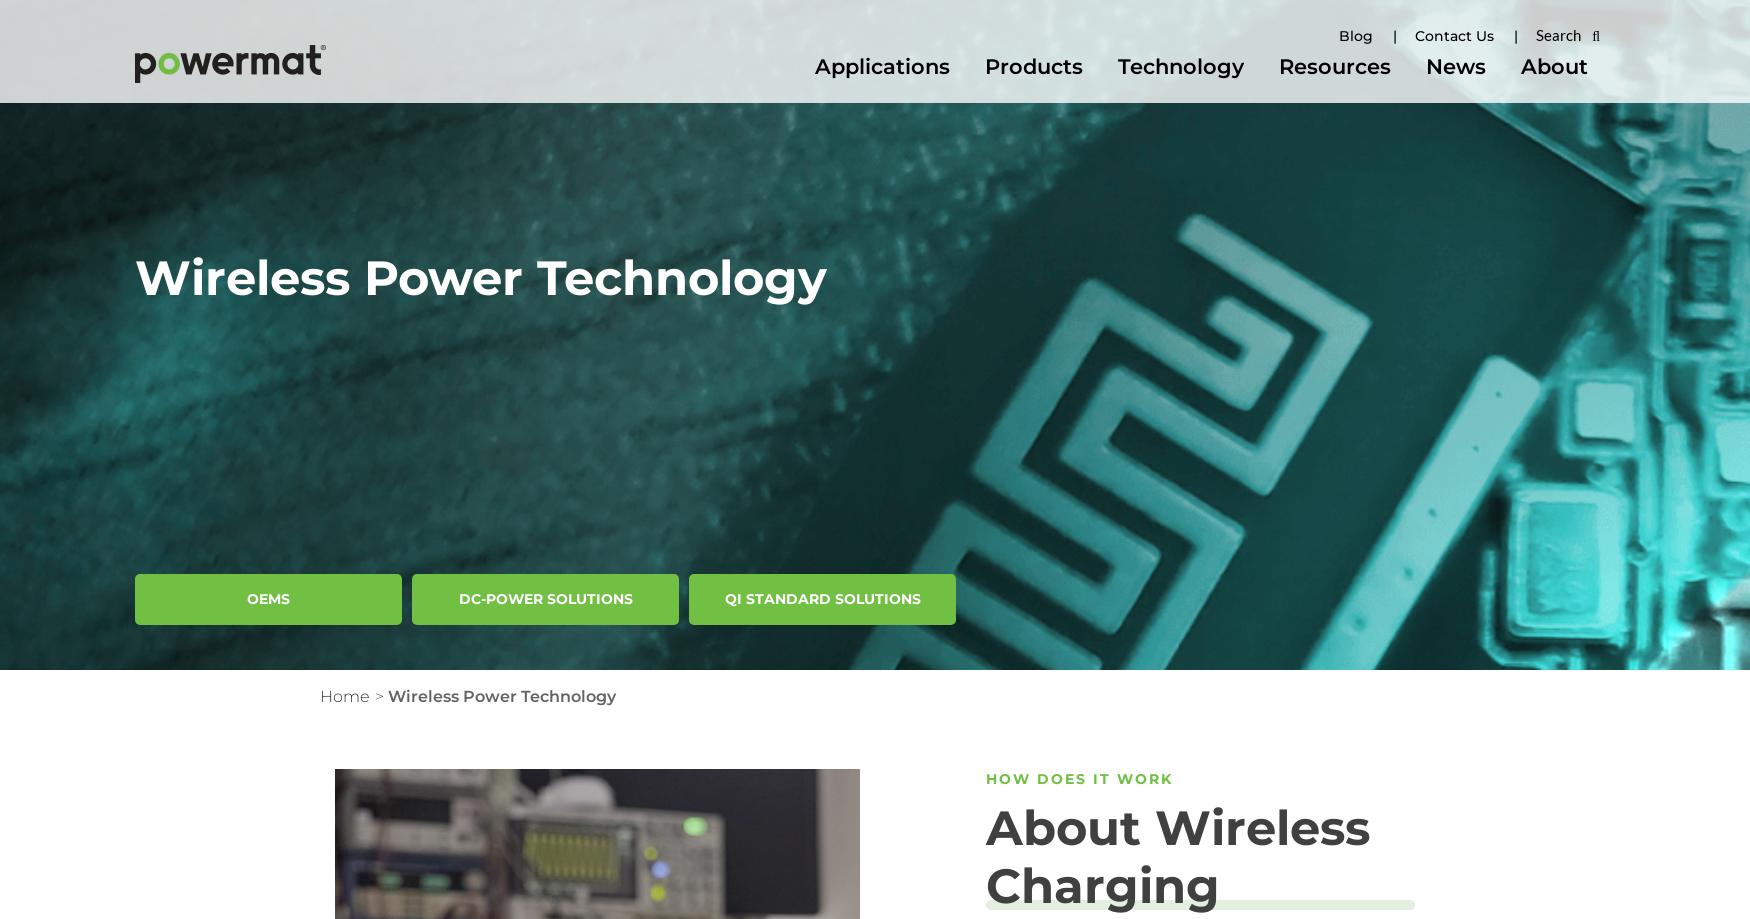  What do you see at coordinates (1454, 36) in the screenshot?
I see `'Contact Us'` at bounding box center [1454, 36].